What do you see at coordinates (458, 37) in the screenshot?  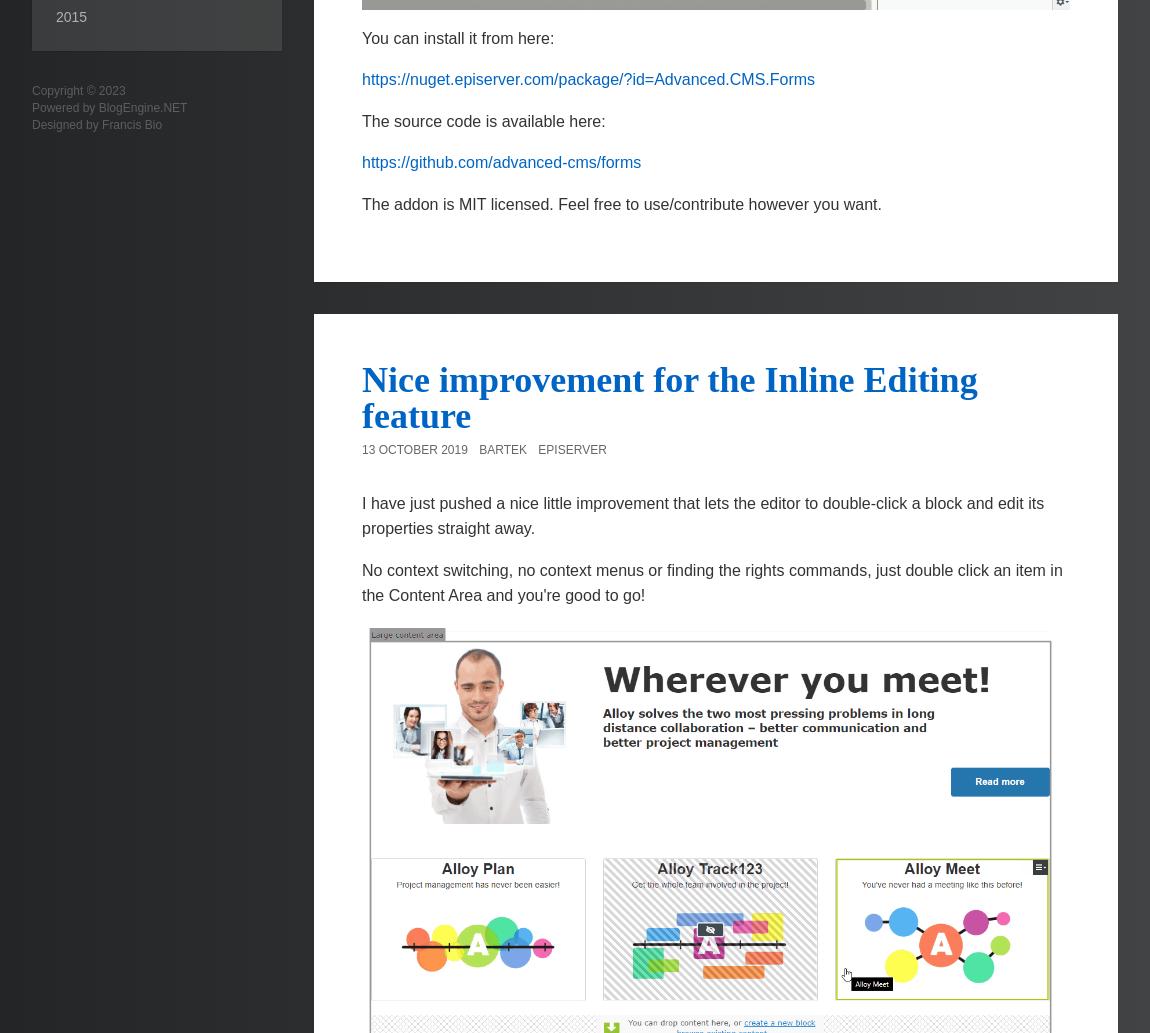 I see `'You can install it from here:'` at bounding box center [458, 37].